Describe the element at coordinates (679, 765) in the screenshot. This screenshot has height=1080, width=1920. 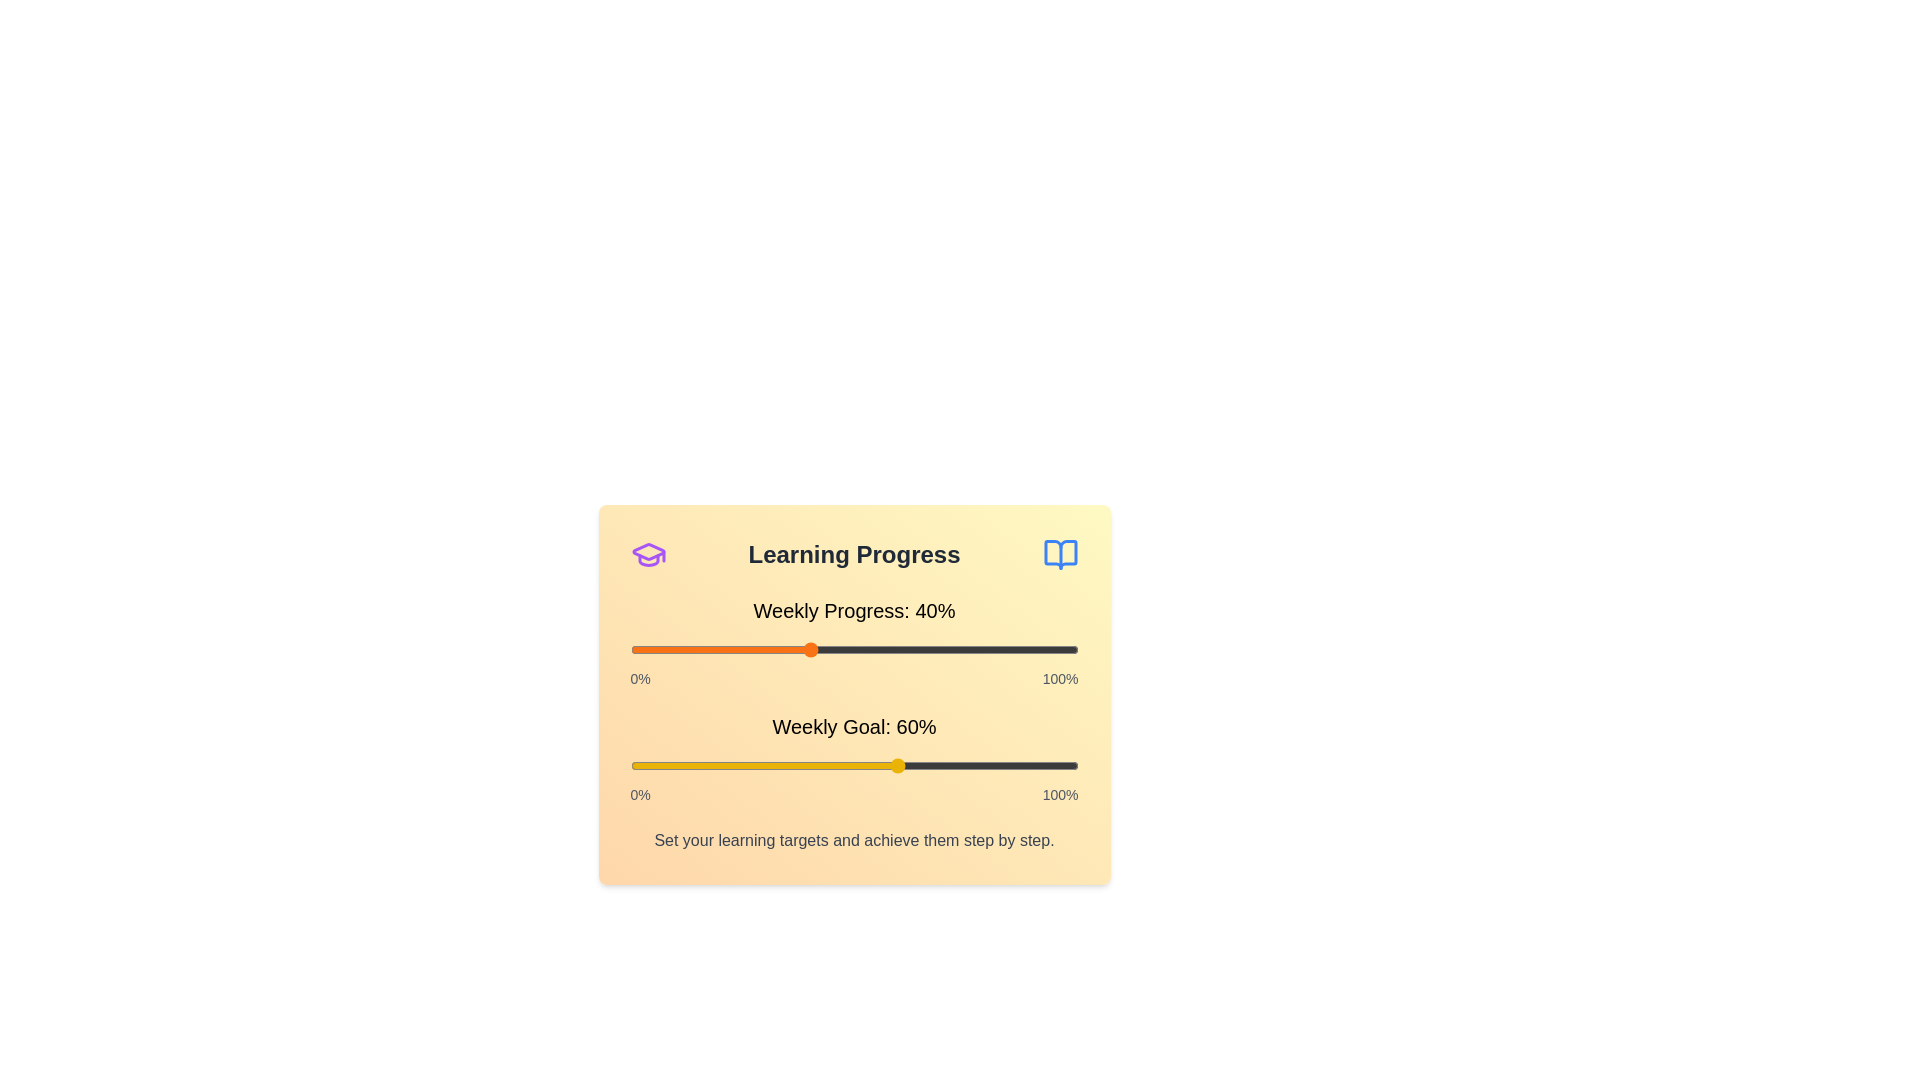
I see `the 'Weekly Goal' slider to 11%` at that location.